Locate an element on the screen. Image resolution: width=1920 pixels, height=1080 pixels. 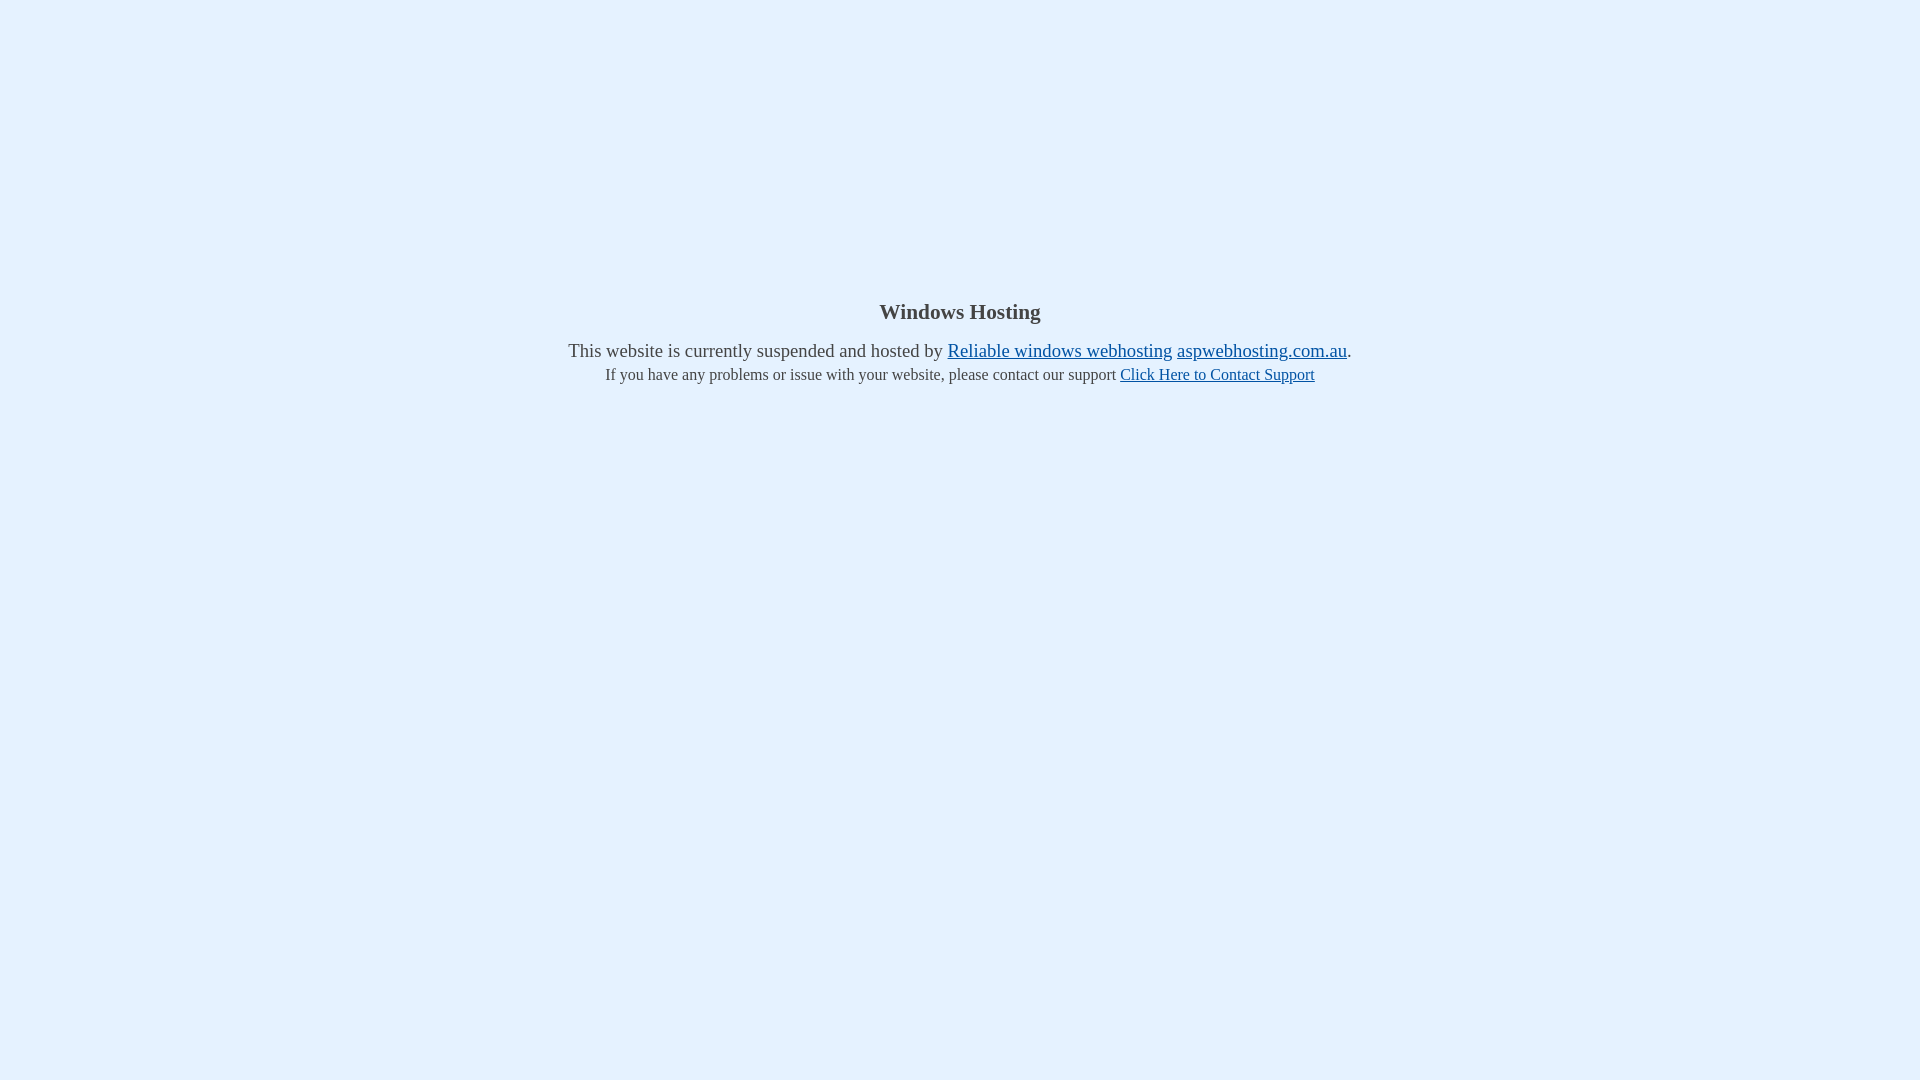
'Reliable windows webhosting' is located at coordinates (1059, 349).